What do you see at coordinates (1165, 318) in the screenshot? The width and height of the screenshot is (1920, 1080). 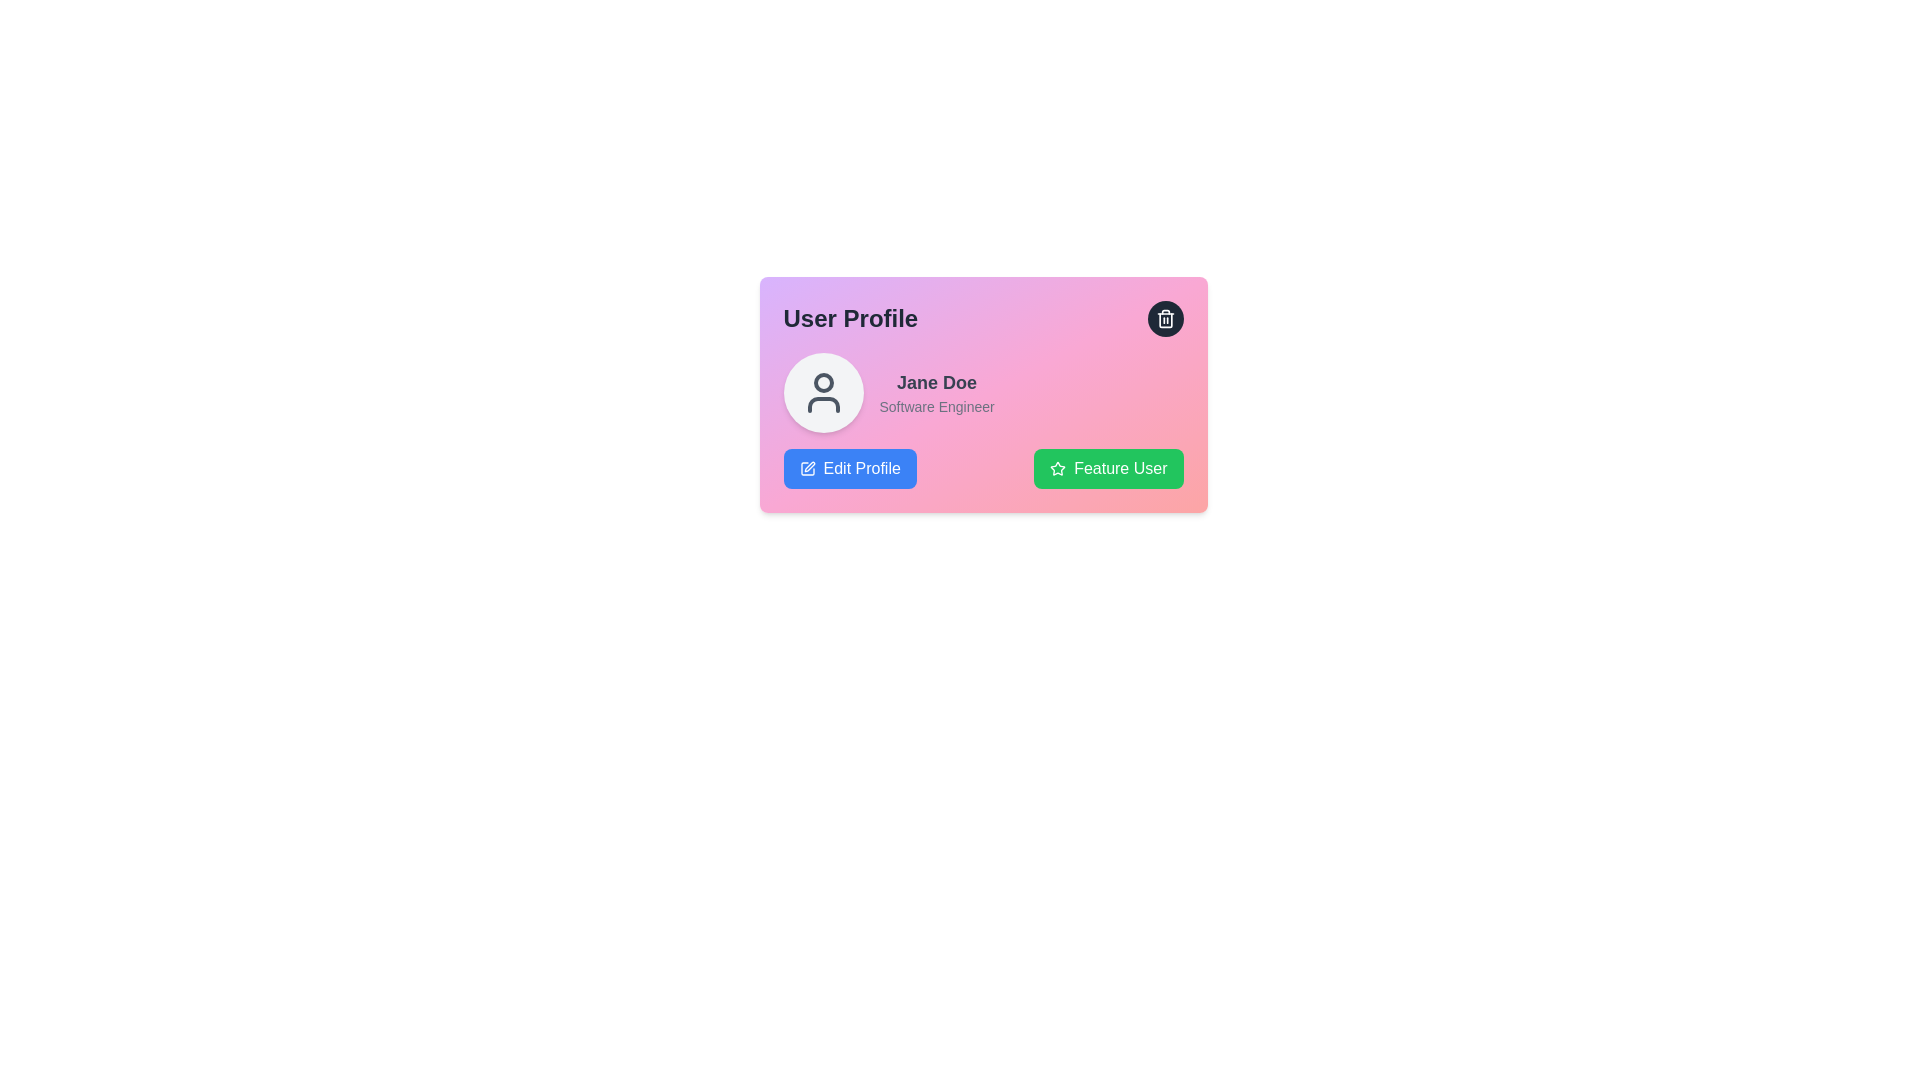 I see `the 'Delete' button located in the top-right corner of the 'User Profile' section` at bounding box center [1165, 318].